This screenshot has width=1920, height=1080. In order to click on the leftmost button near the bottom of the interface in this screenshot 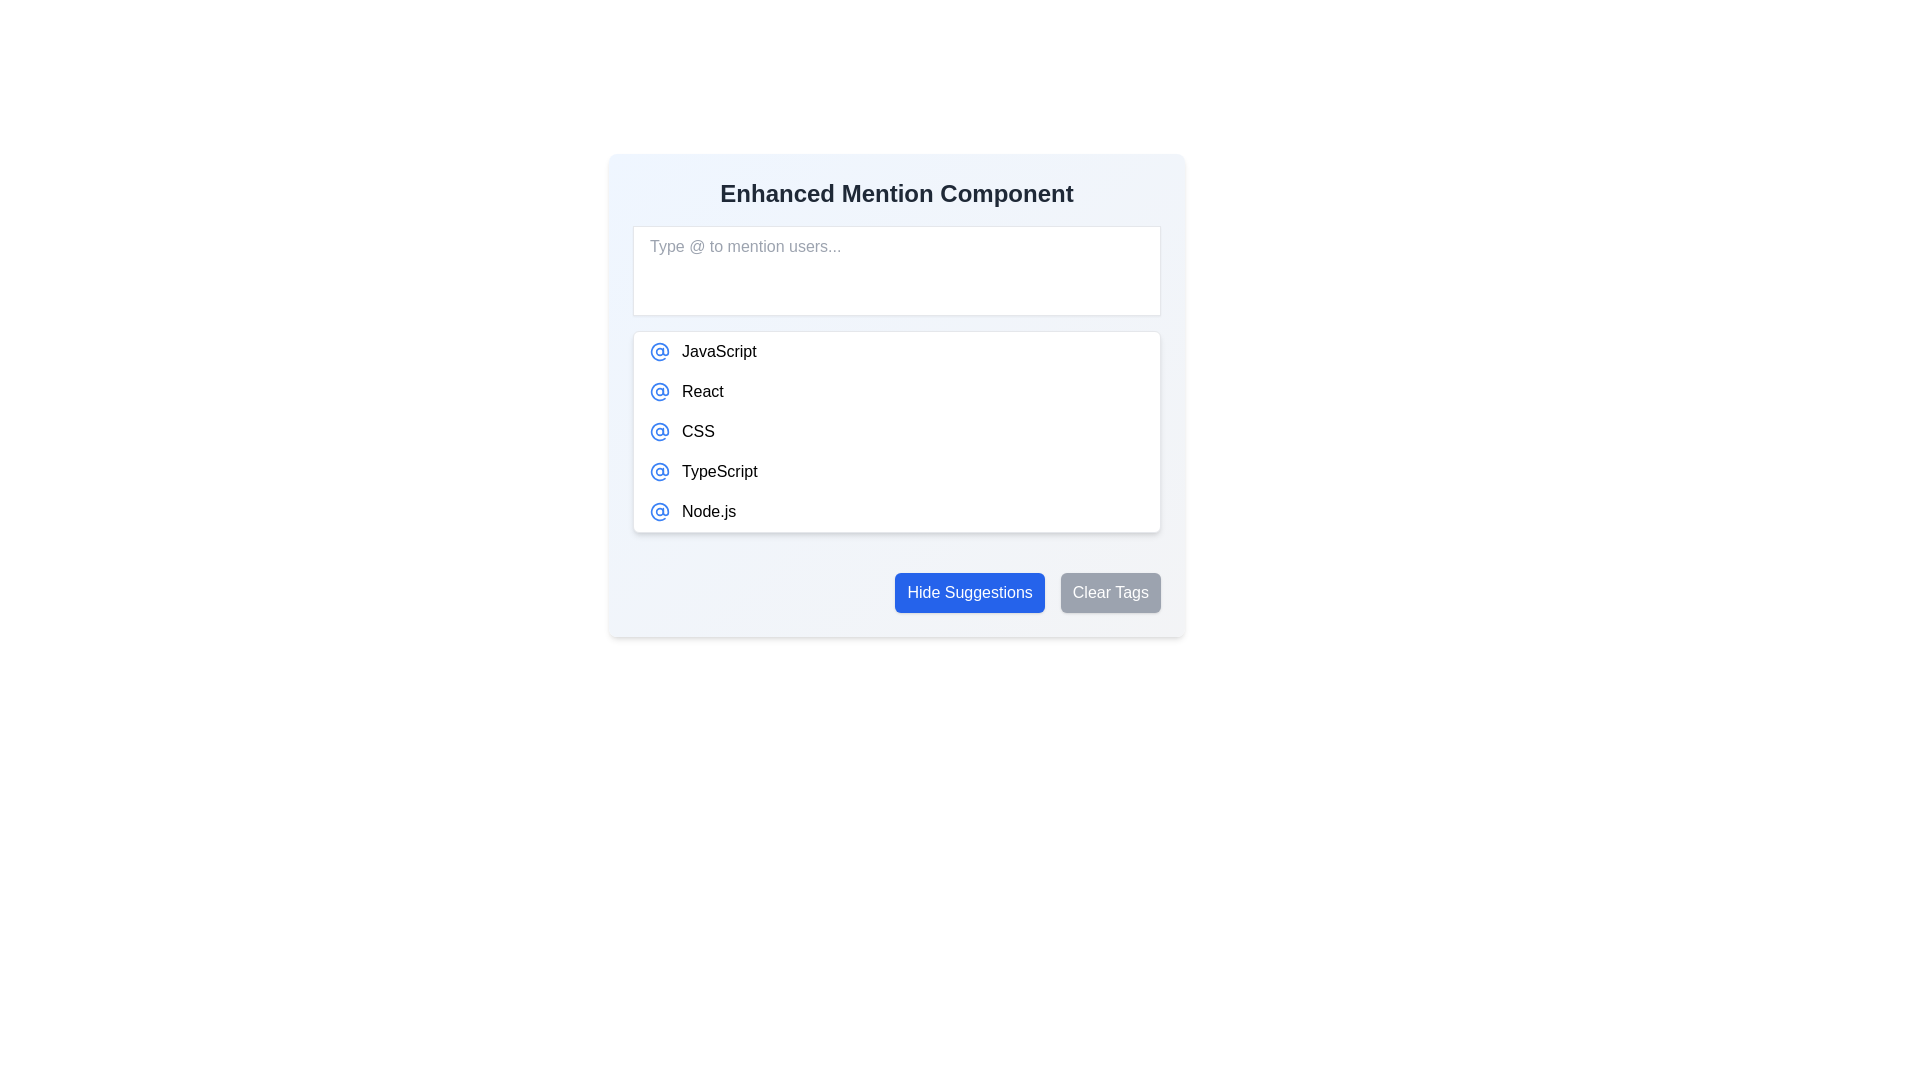, I will do `click(970, 592)`.